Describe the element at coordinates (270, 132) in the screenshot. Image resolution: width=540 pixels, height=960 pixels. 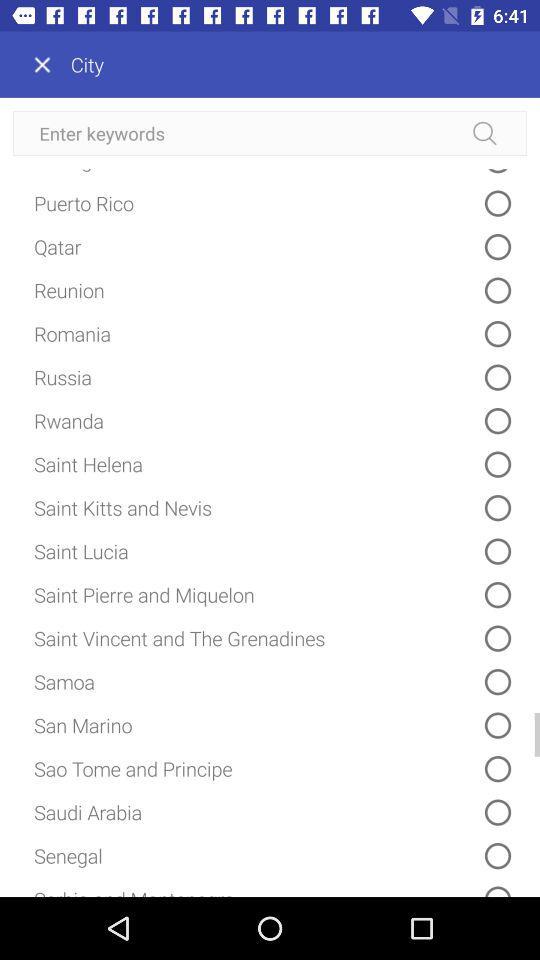
I see `keywords` at that location.